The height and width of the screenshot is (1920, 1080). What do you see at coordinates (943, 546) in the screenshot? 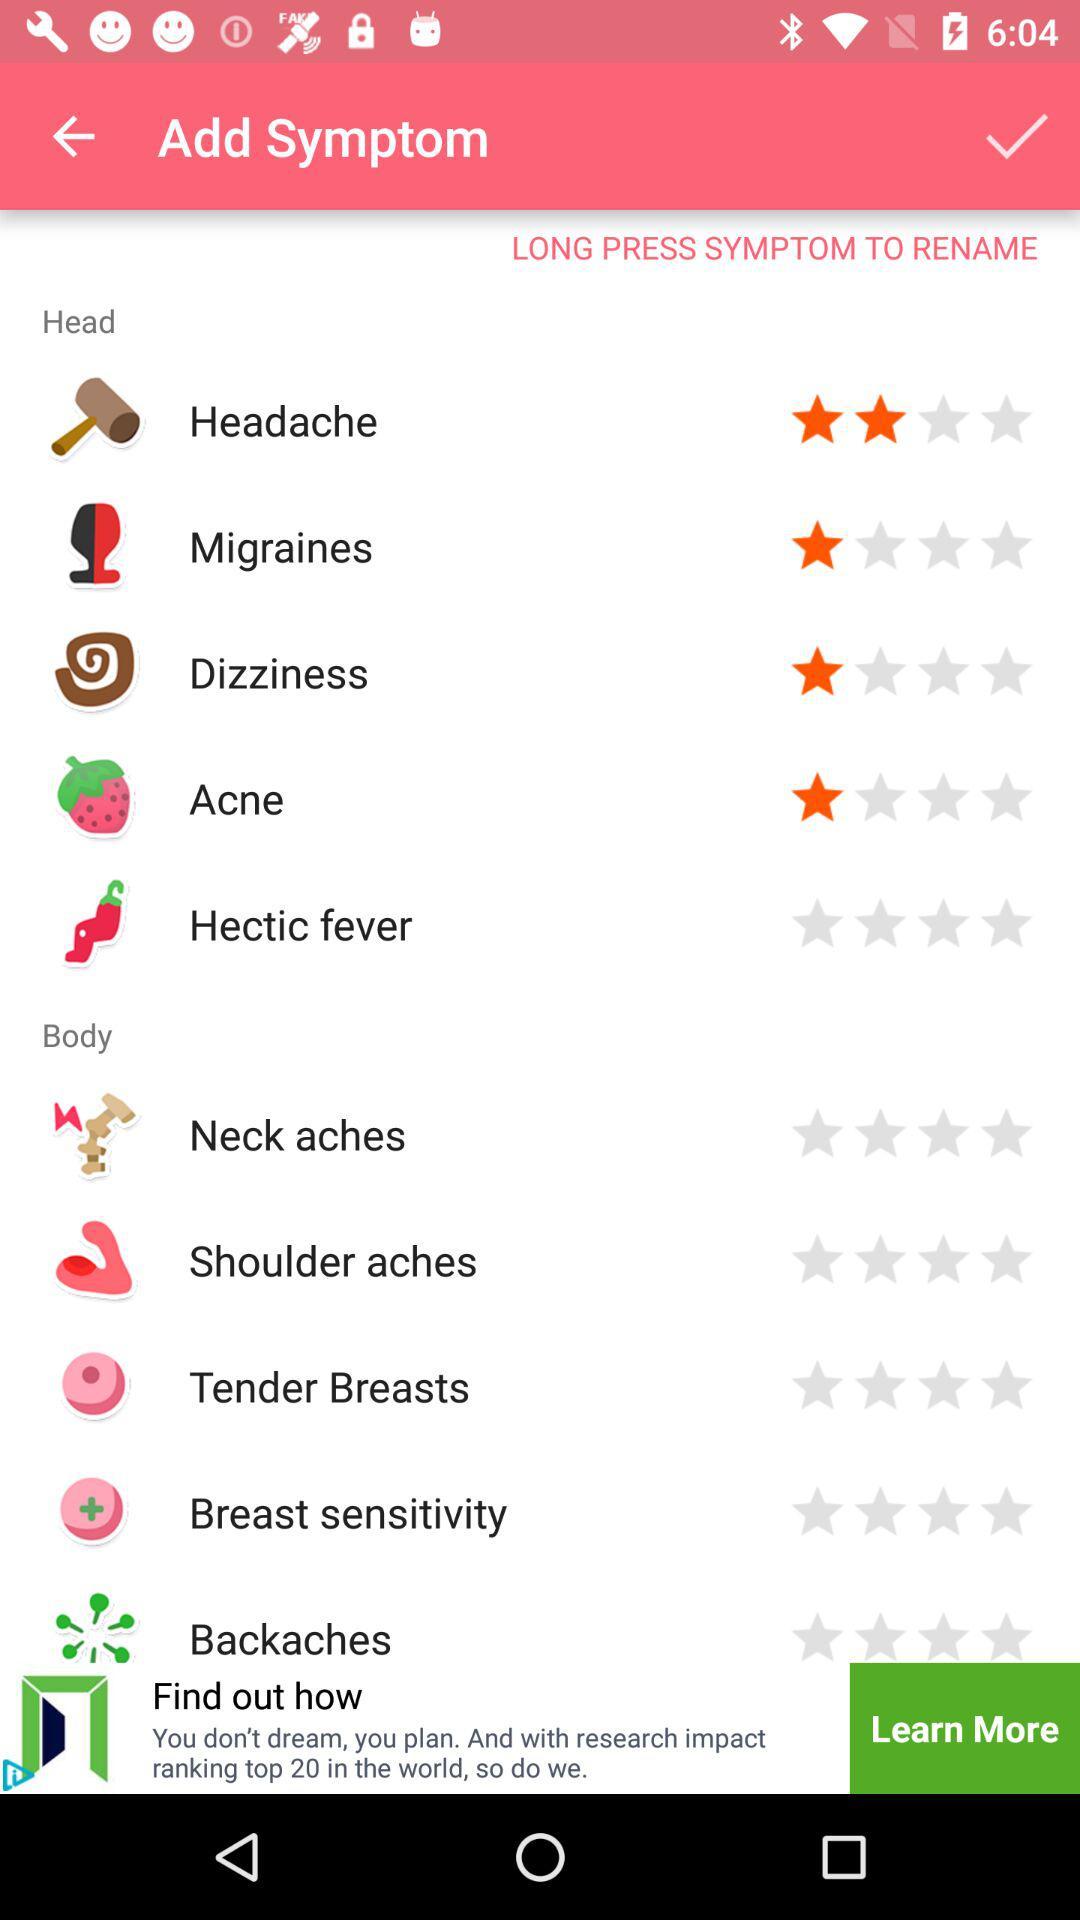
I see `rate 3 stars` at bounding box center [943, 546].